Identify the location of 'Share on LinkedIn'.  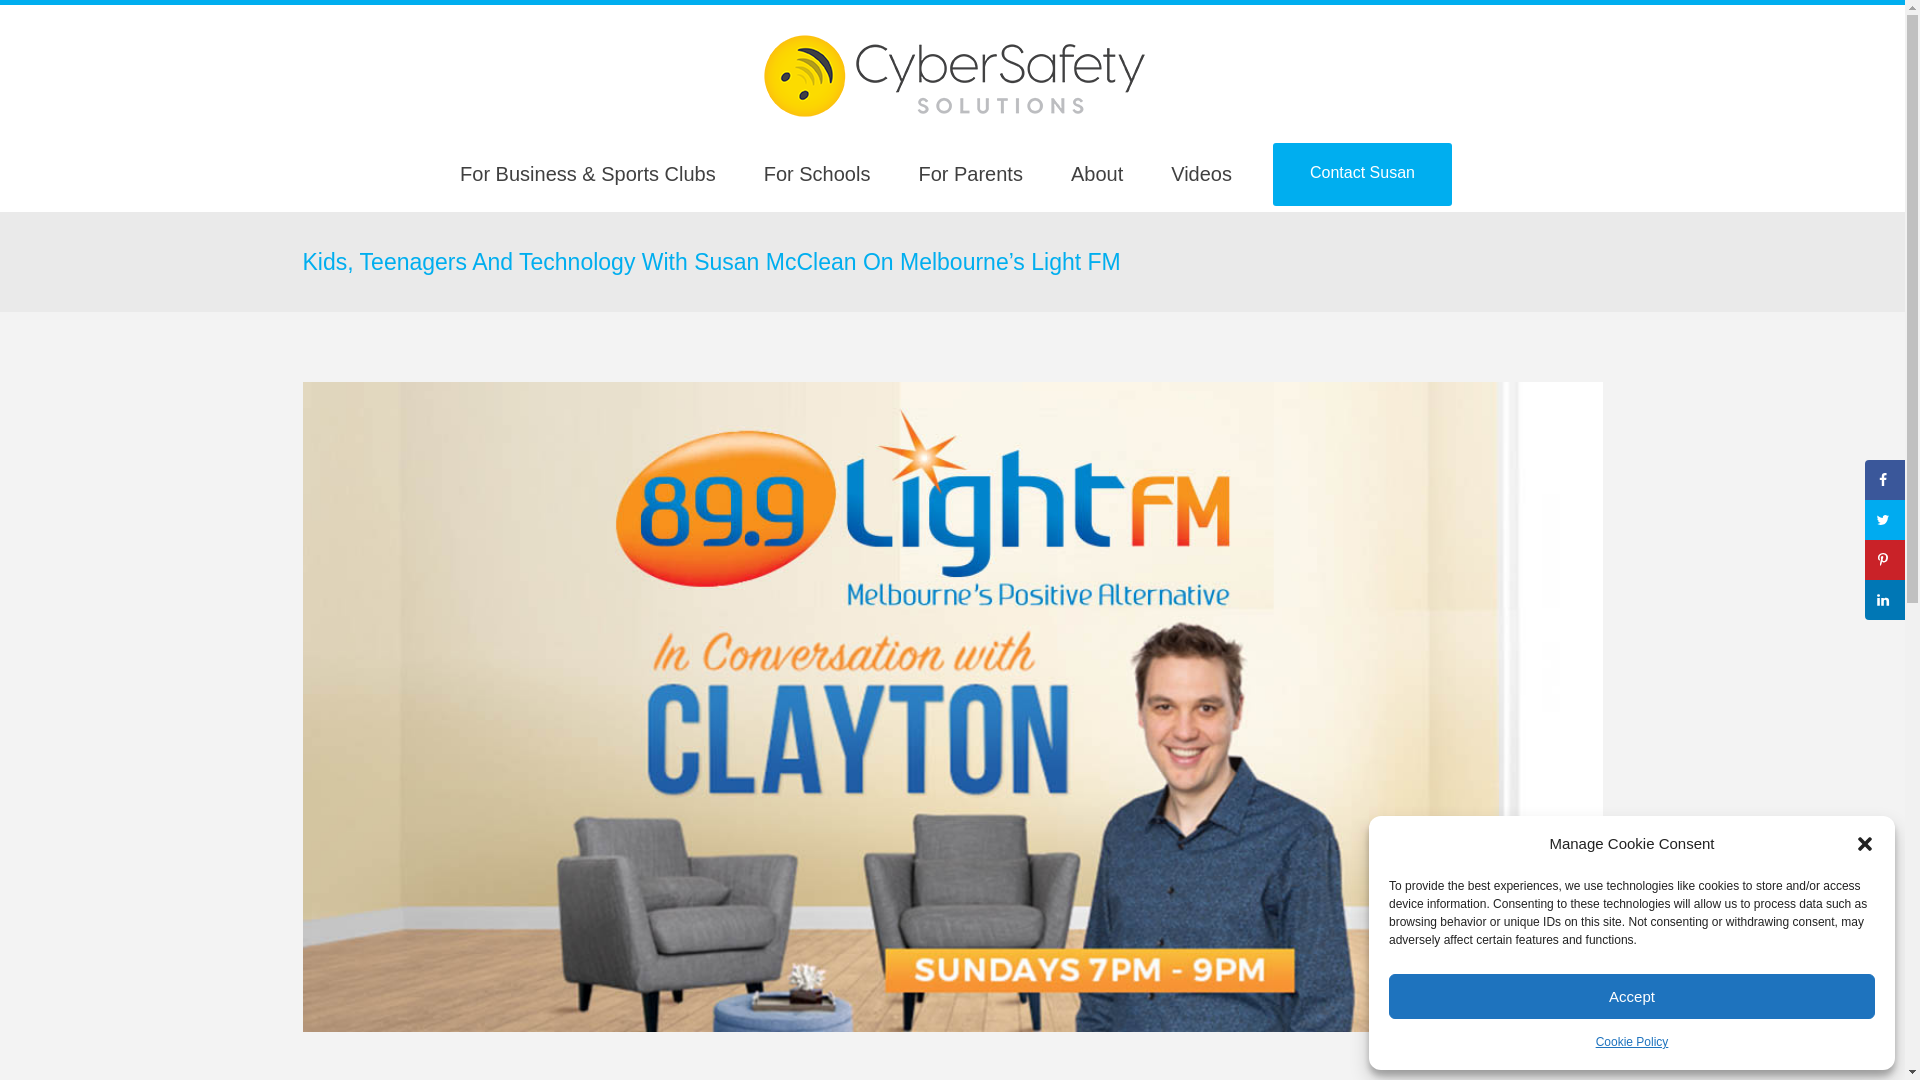
(1884, 599).